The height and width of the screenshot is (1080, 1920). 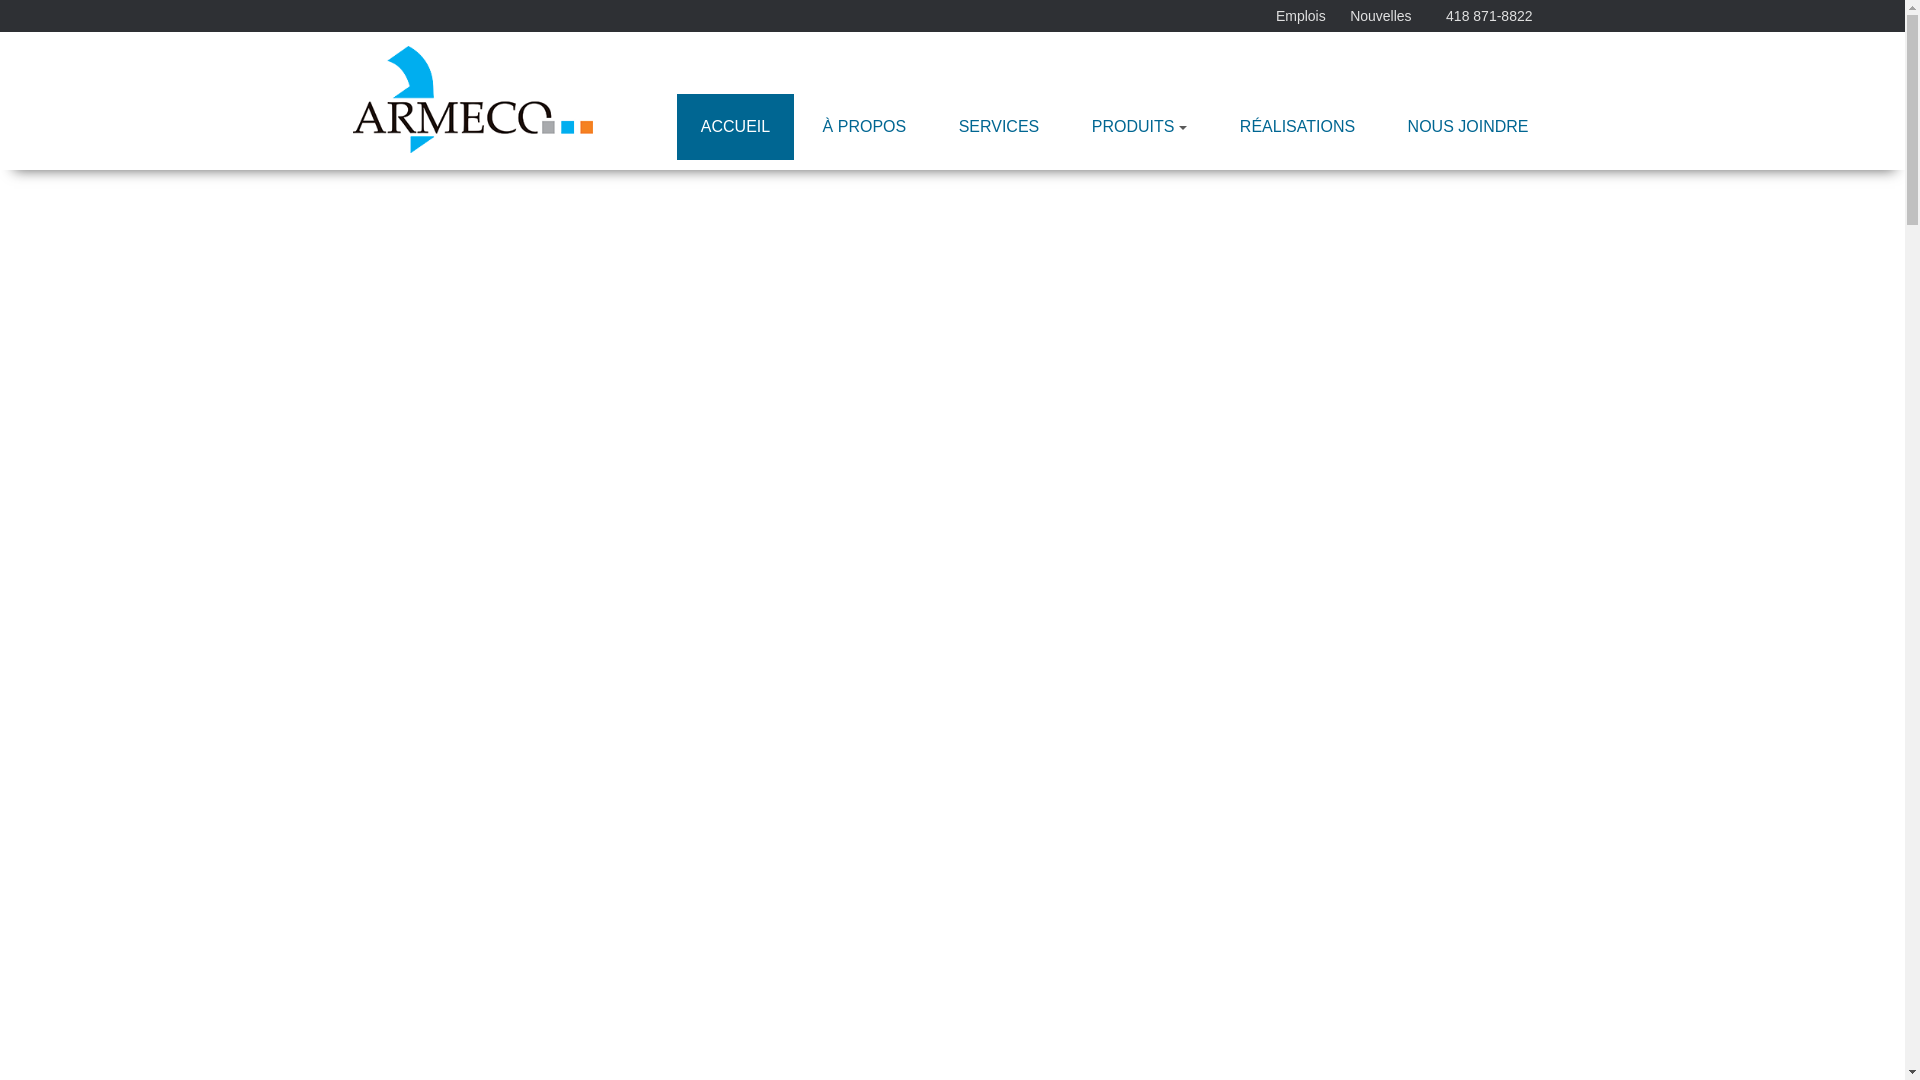 I want to click on 'SERVICES', so click(x=999, y=127).